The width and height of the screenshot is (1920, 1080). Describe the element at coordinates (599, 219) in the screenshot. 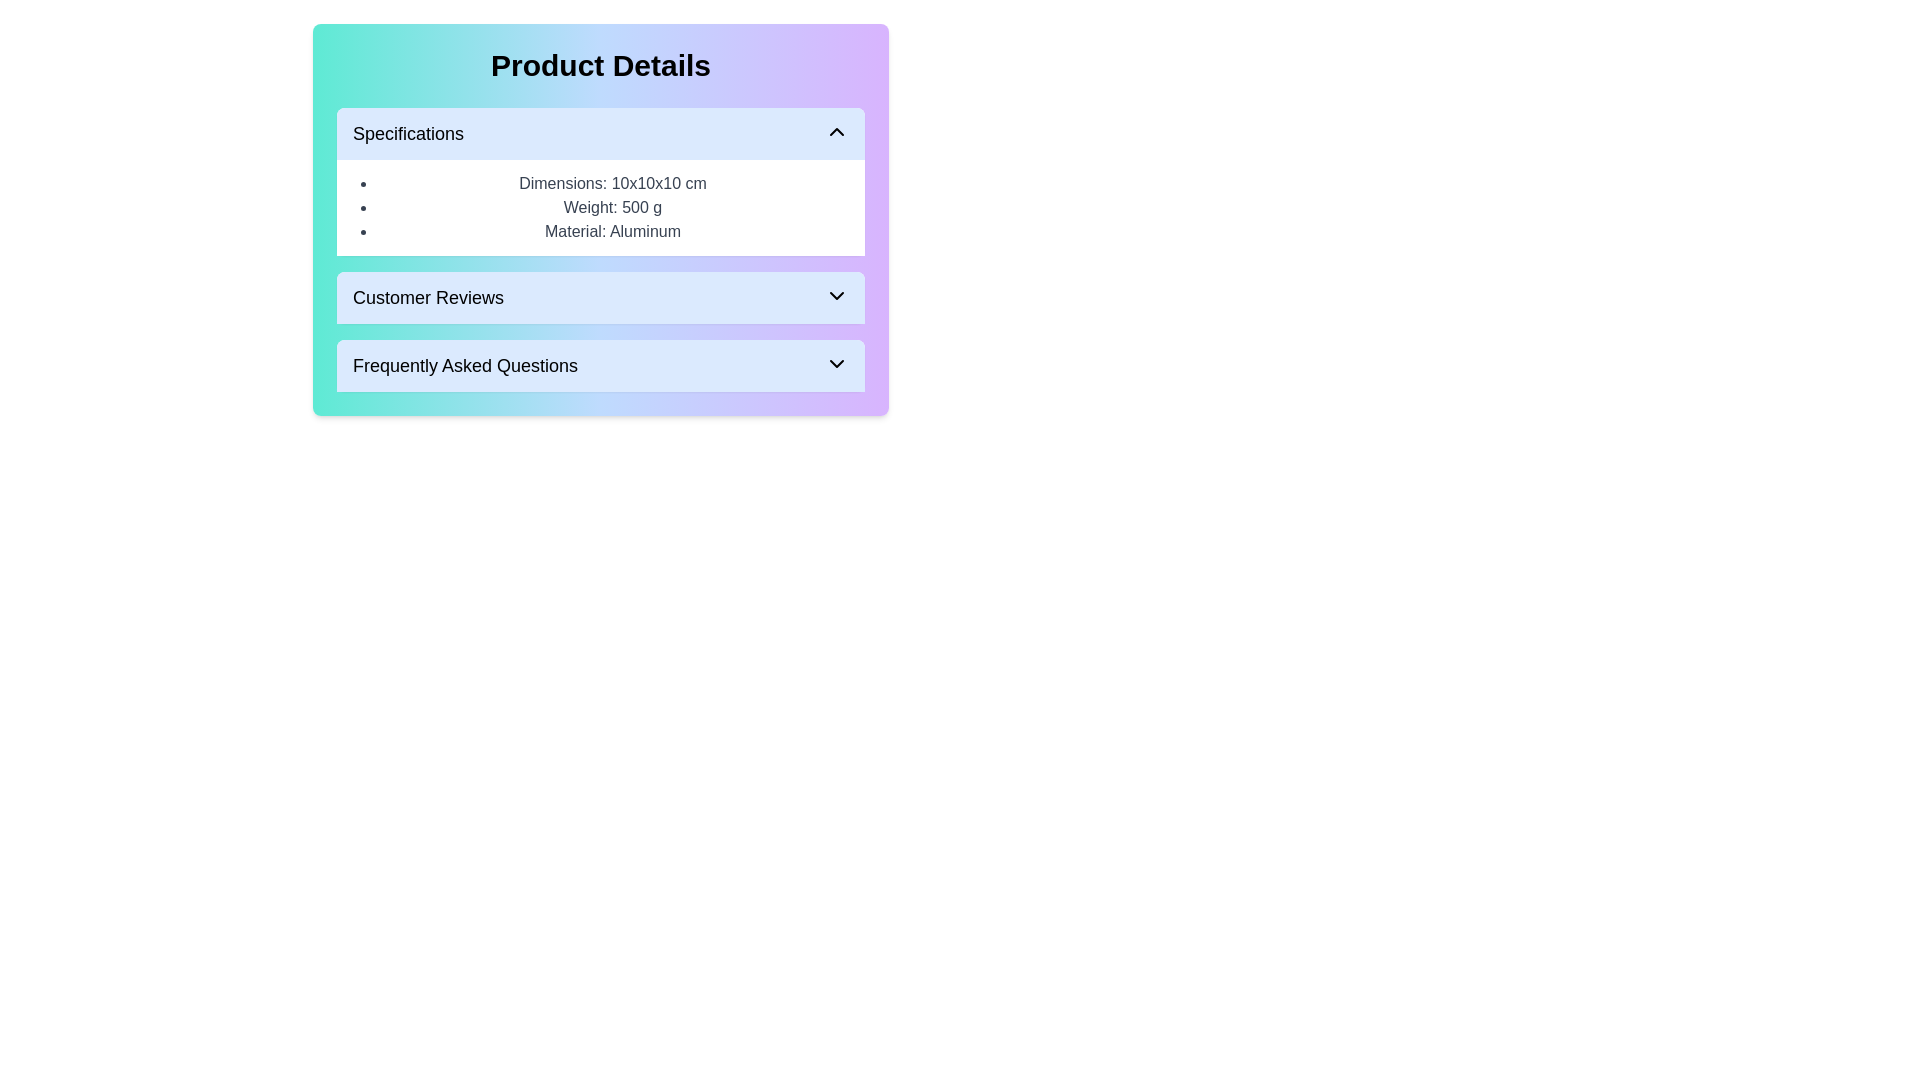

I see `the Information panel that displays key product details such as specifications, dimensions, weight, and material` at that location.